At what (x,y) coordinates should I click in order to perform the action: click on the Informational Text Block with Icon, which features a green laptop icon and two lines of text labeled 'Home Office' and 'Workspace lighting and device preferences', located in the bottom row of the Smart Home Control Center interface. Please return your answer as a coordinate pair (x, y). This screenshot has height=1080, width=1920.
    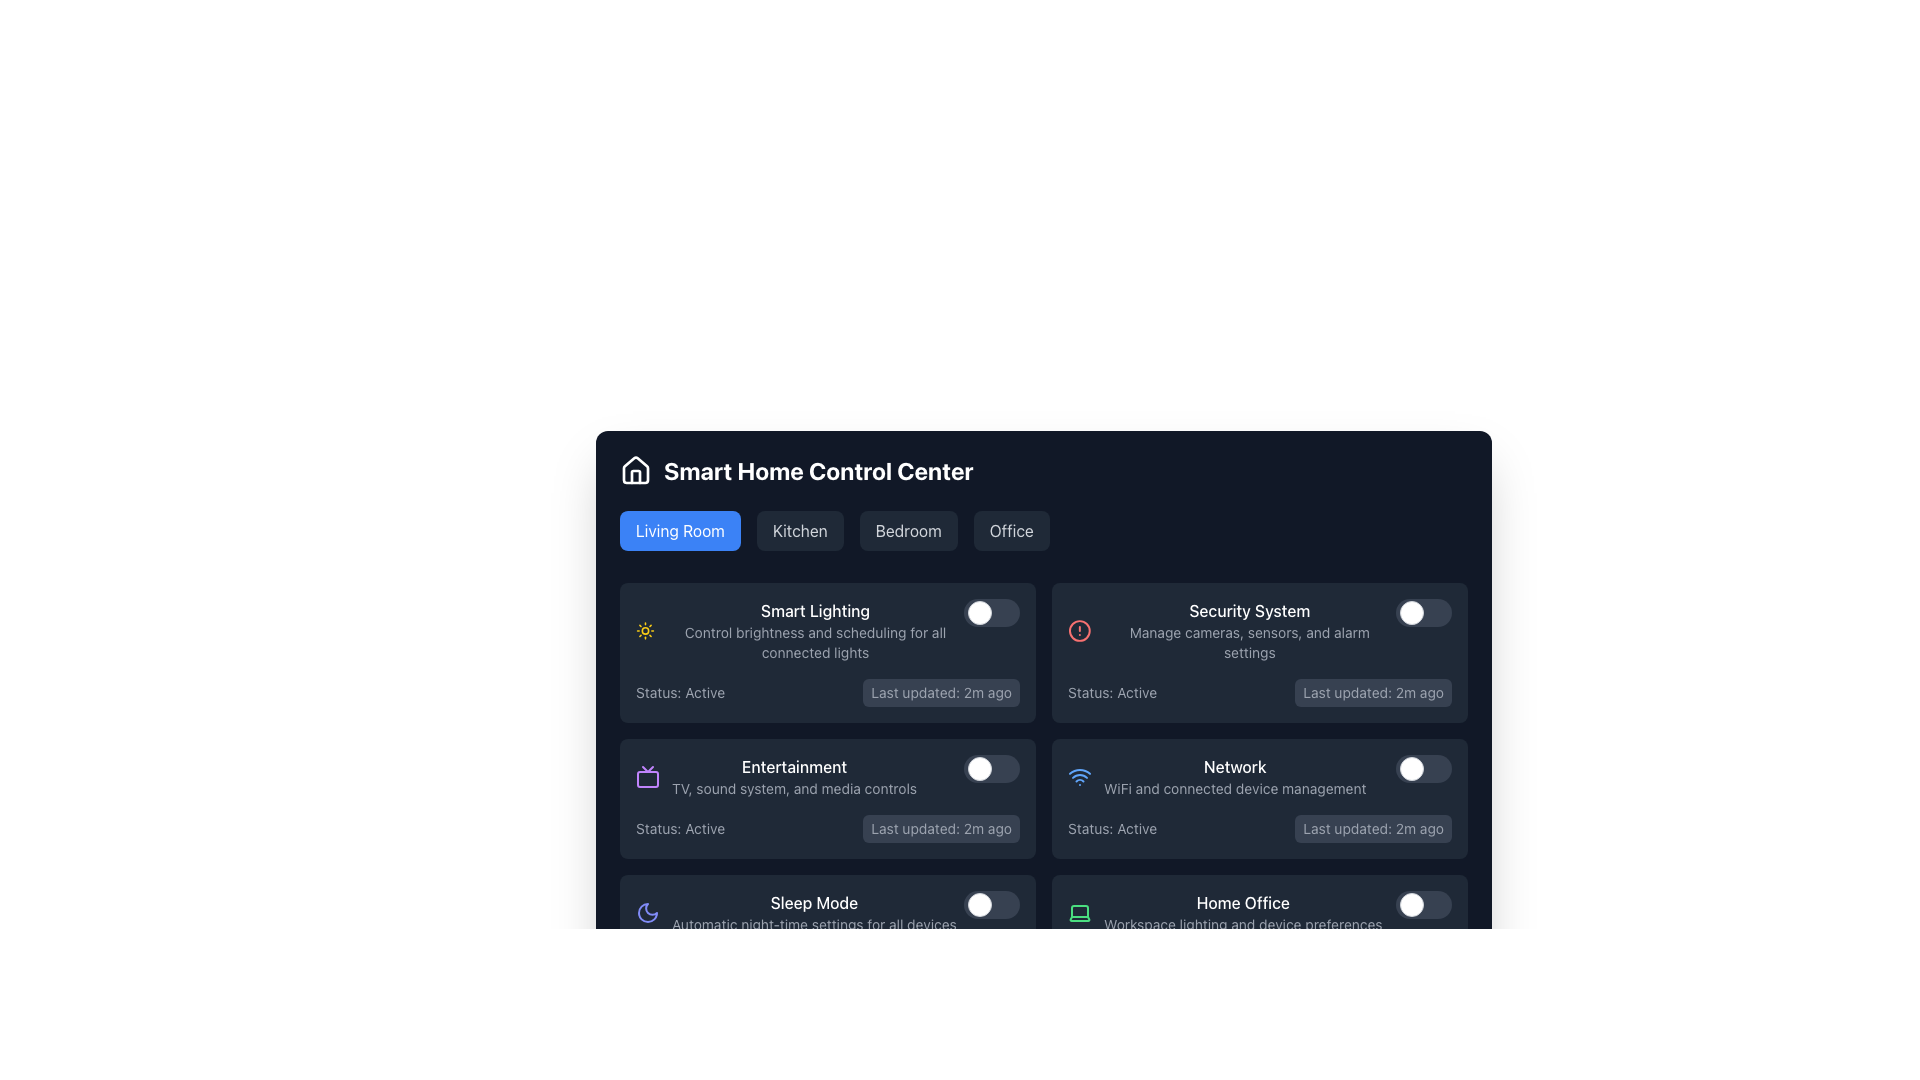
    Looking at the image, I should click on (1224, 913).